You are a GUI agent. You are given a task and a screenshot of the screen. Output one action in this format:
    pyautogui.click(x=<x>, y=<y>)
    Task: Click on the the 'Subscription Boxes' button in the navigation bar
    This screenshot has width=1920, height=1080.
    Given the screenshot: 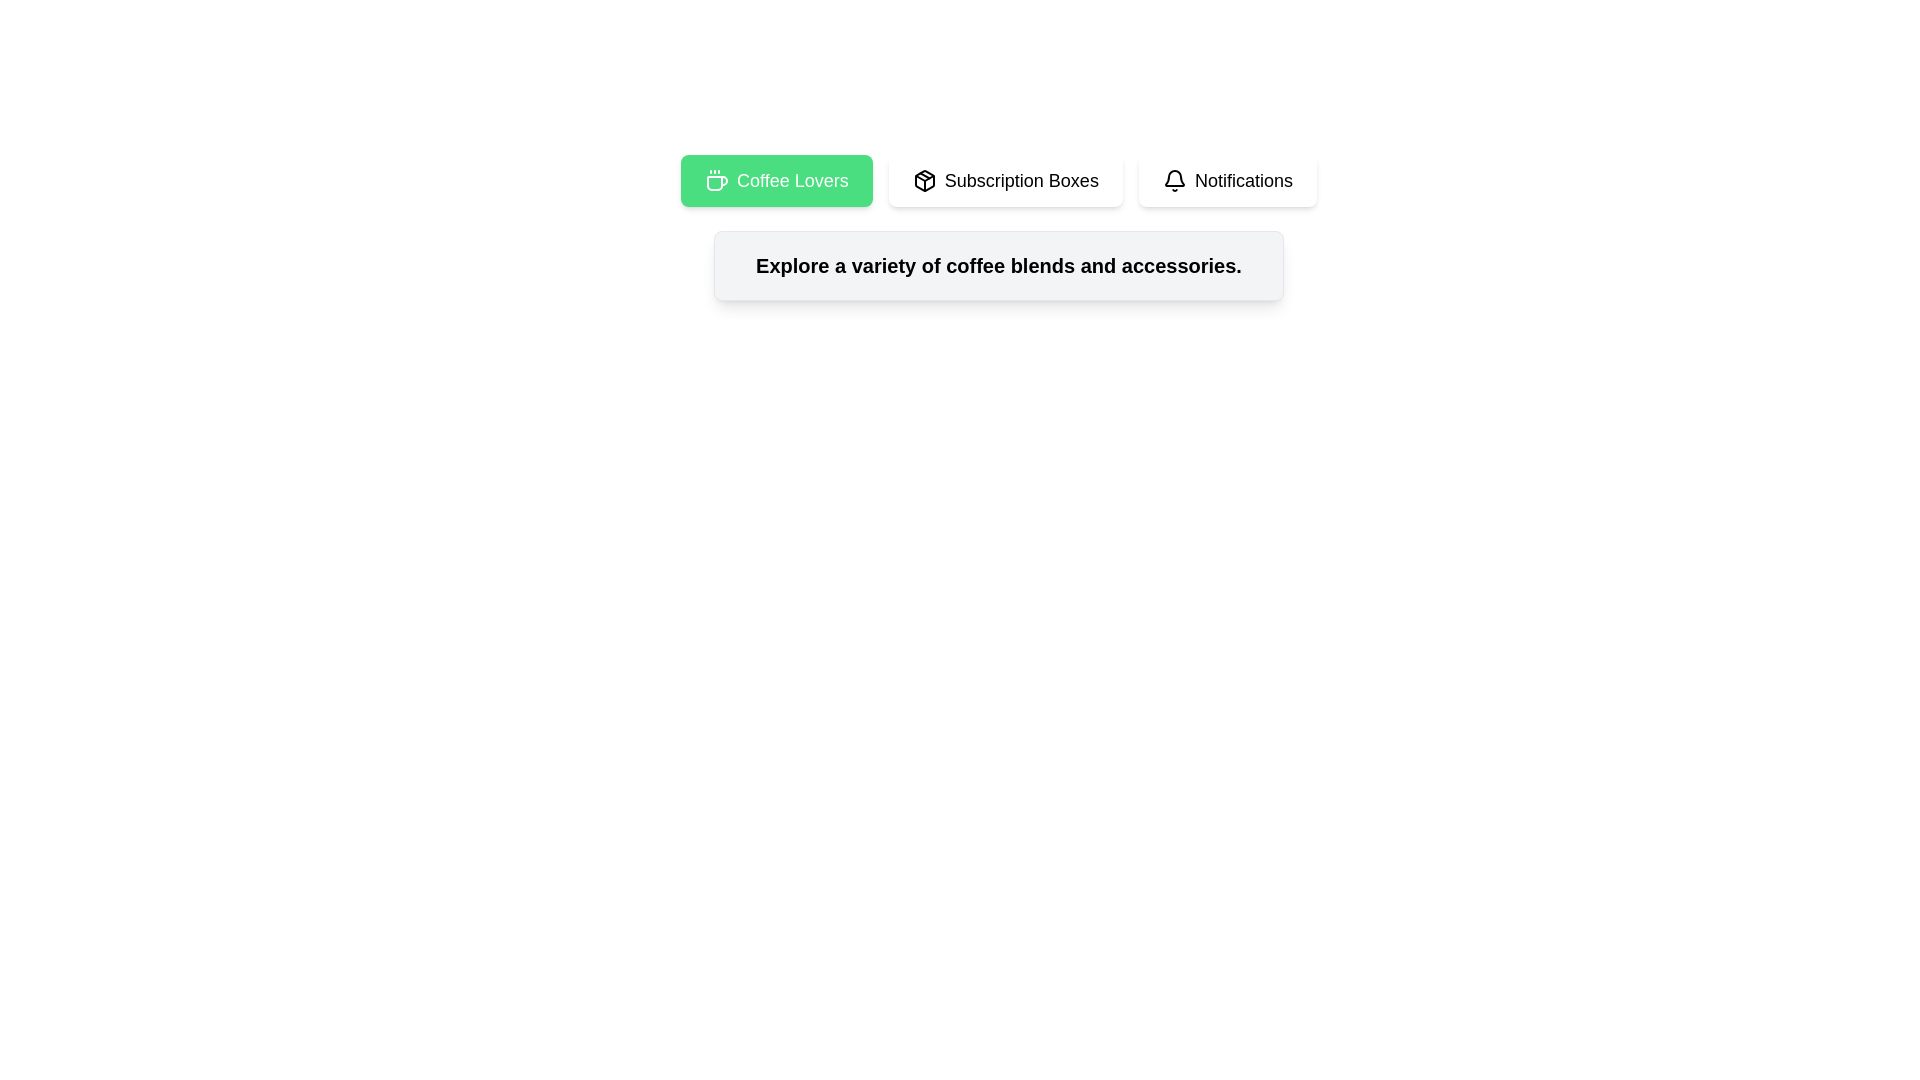 What is the action you would take?
    pyautogui.click(x=998, y=181)
    